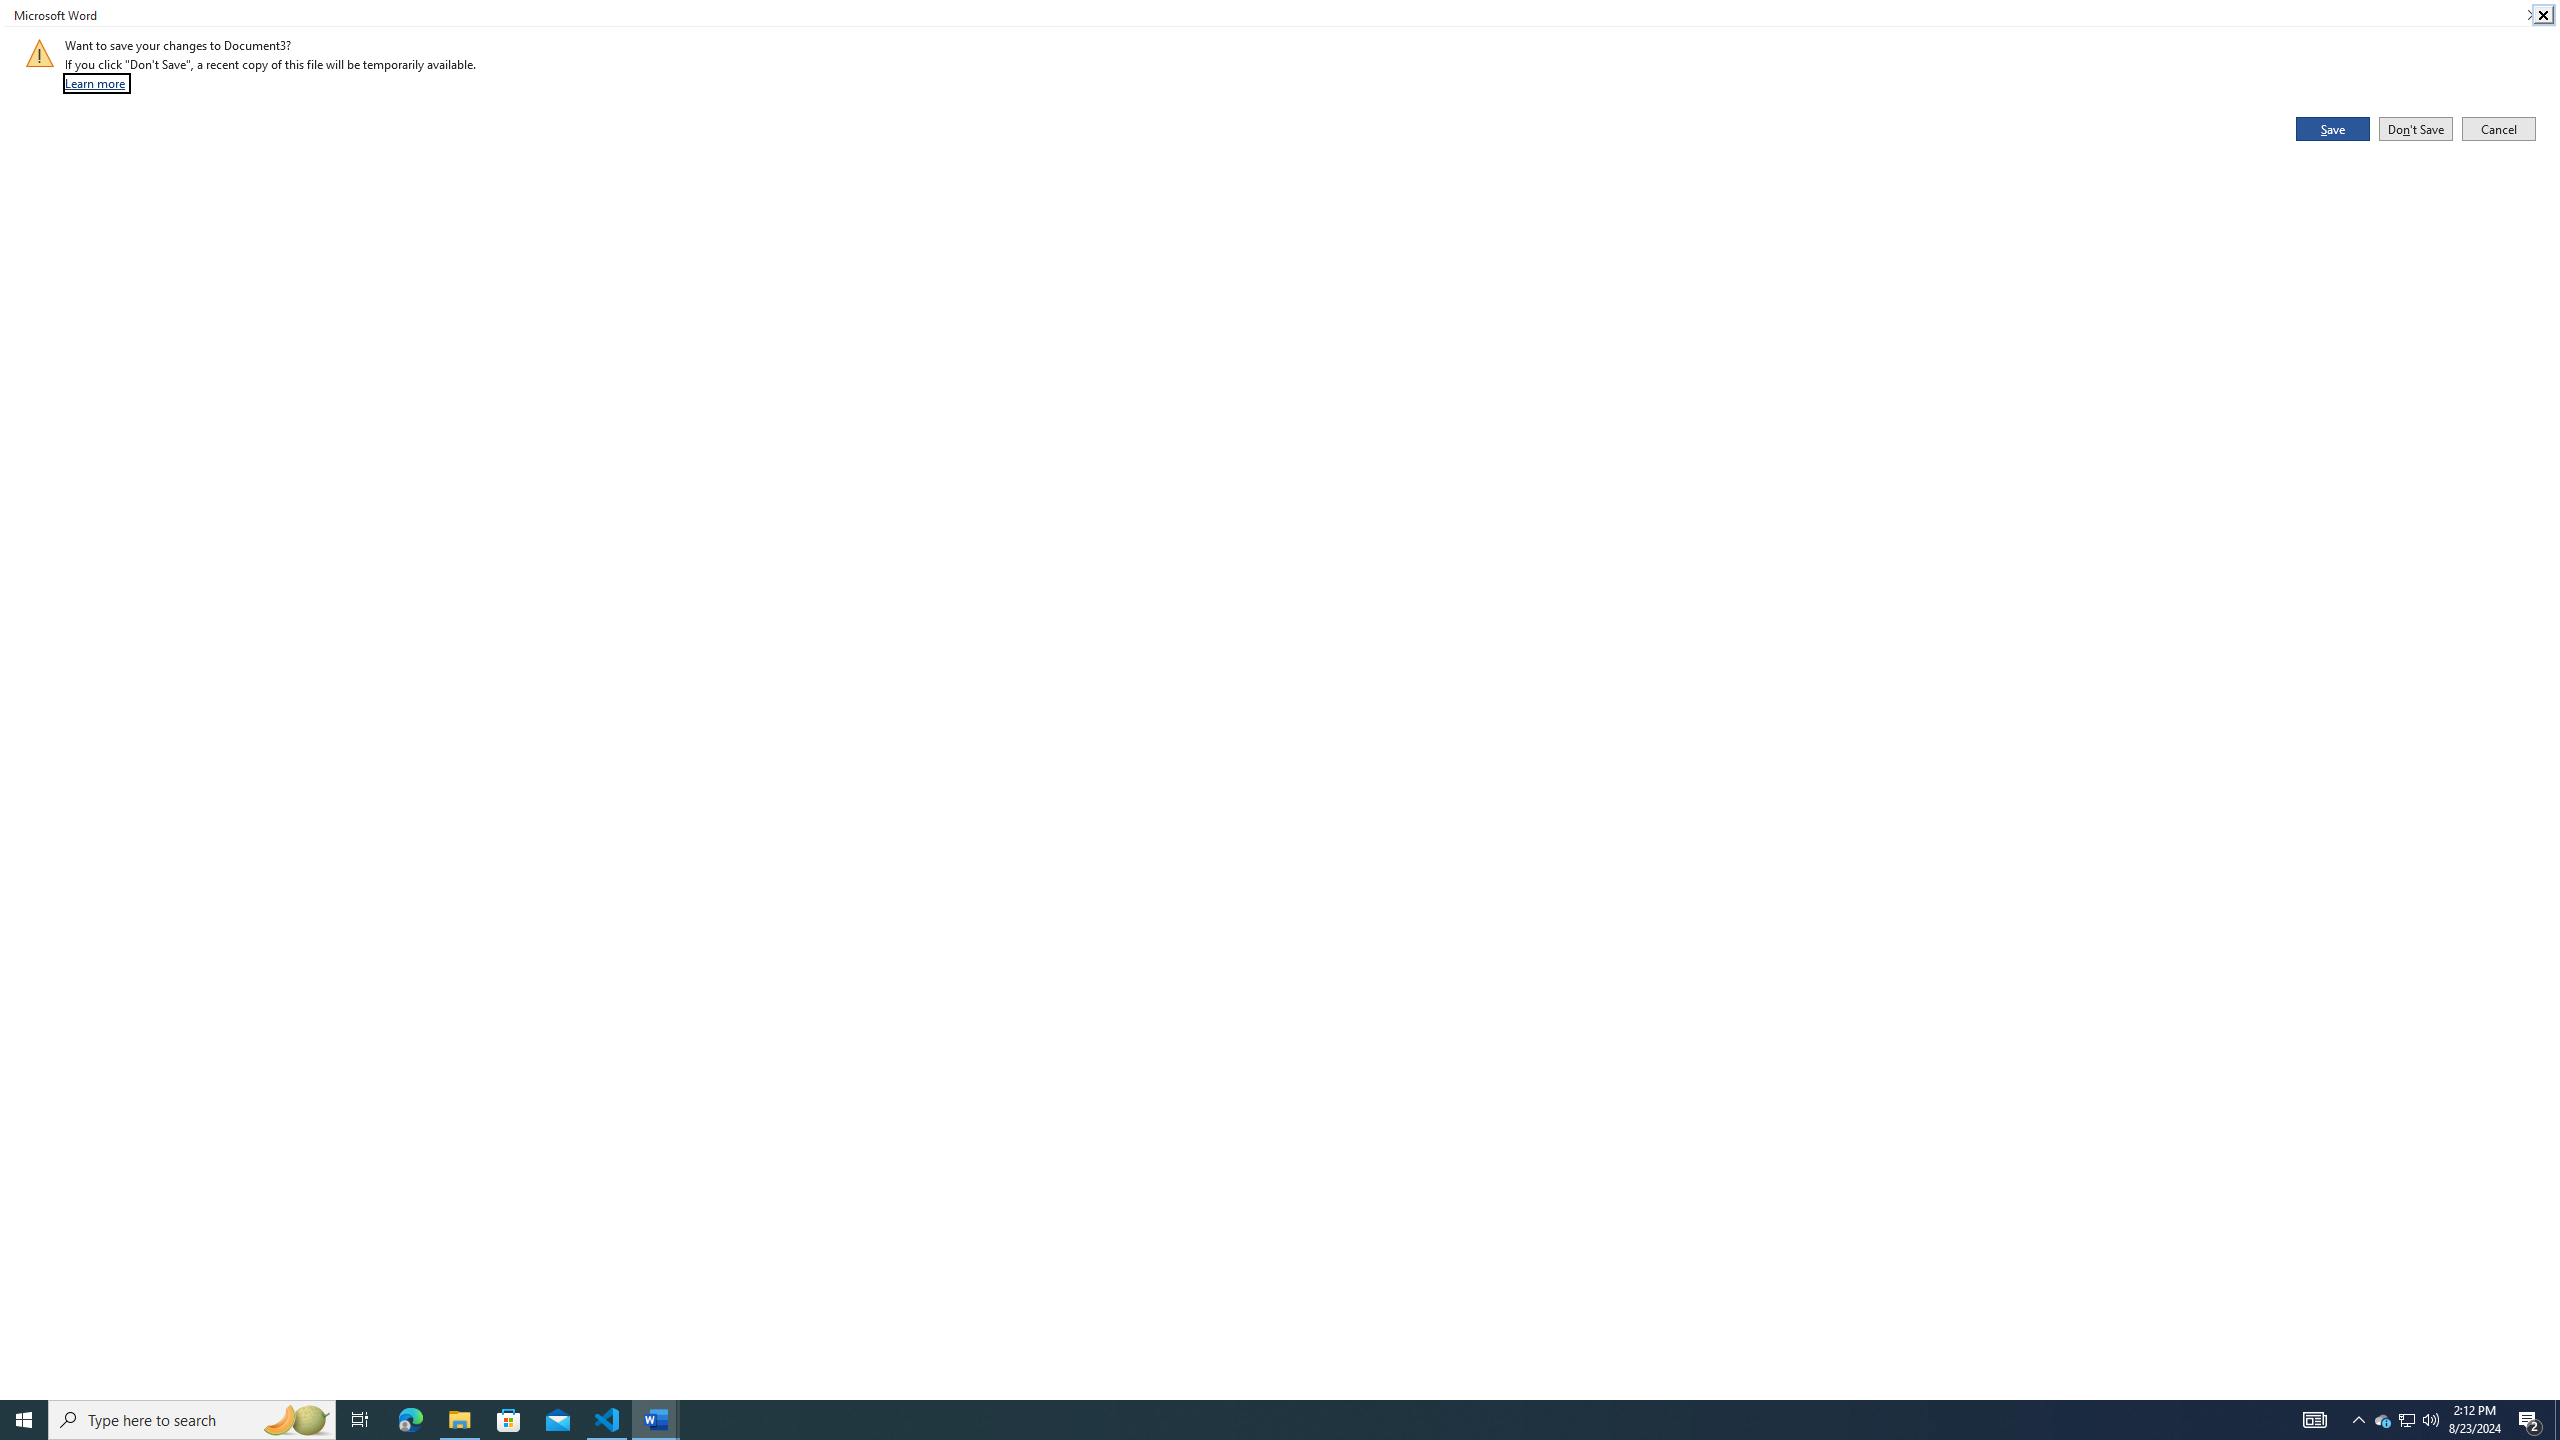 Image resolution: width=2560 pixels, height=1440 pixels. I want to click on 'Learn more', so click(95, 83).